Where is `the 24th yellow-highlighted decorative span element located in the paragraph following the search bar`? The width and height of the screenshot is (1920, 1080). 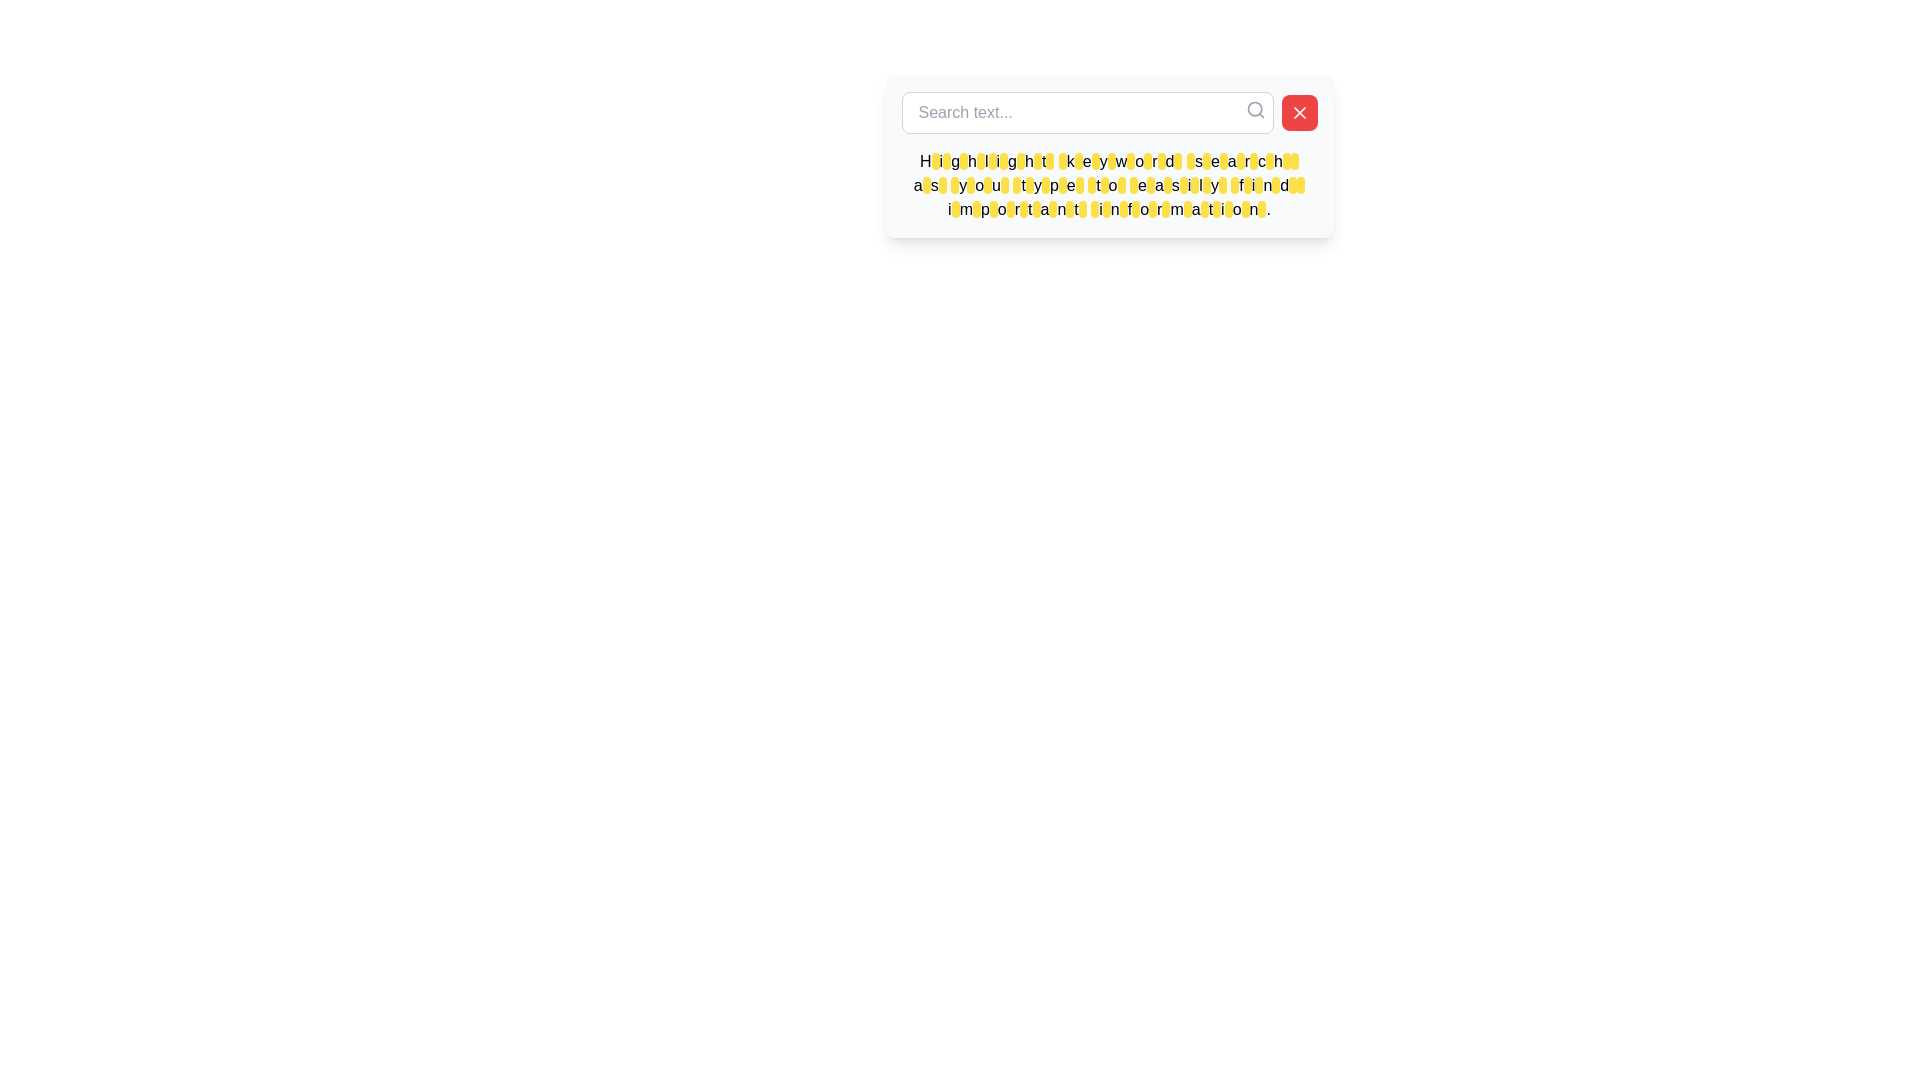
the 24th yellow-highlighted decorative span element located in the paragraph following the search bar is located at coordinates (1269, 160).